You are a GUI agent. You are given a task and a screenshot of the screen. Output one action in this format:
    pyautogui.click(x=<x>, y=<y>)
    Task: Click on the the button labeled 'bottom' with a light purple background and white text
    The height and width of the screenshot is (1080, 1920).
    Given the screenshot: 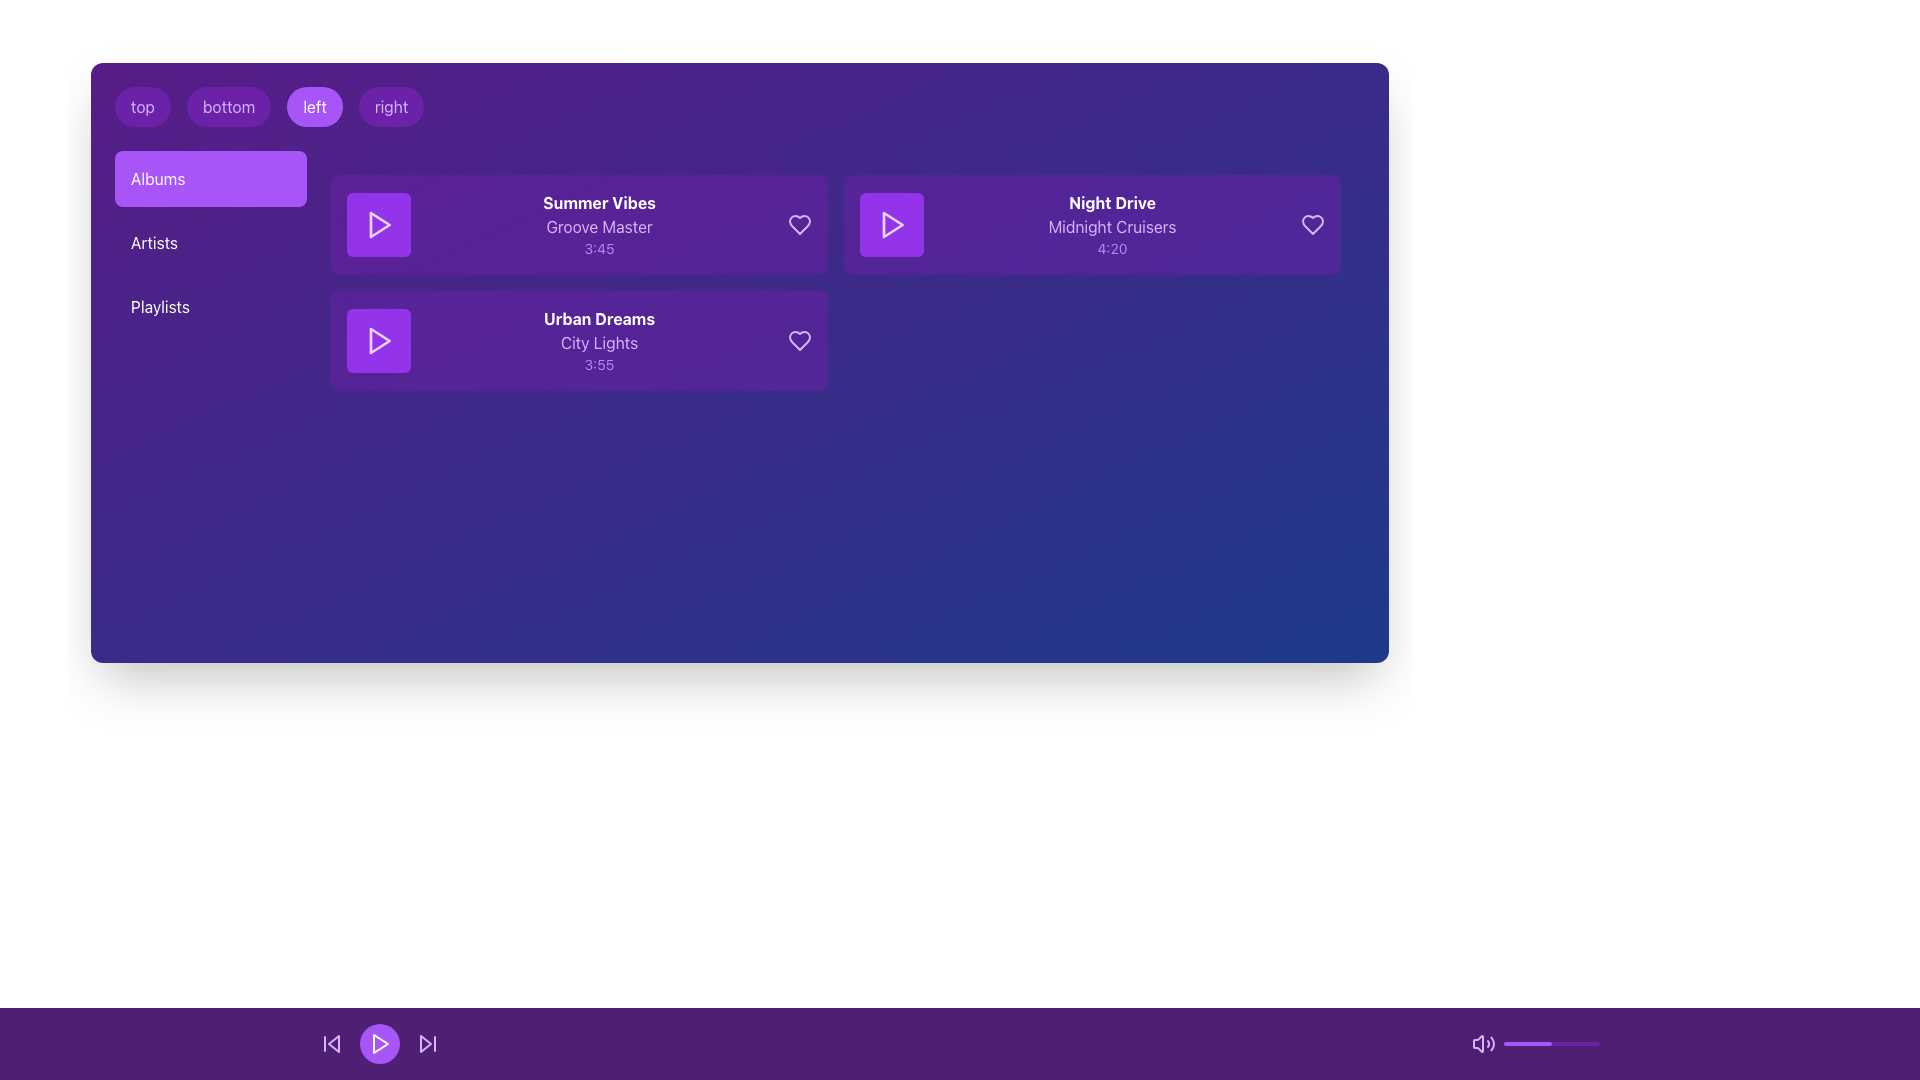 What is the action you would take?
    pyautogui.click(x=229, y=107)
    